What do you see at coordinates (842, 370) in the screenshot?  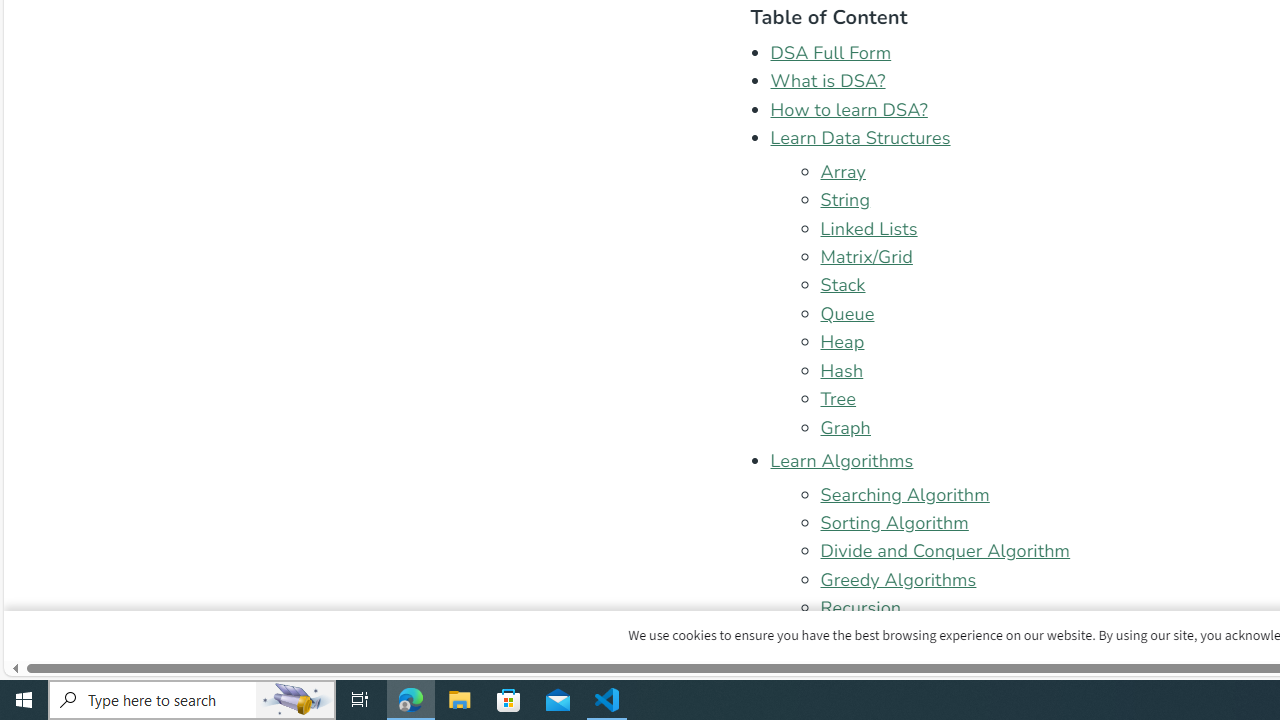 I see `'Hash'` at bounding box center [842, 370].